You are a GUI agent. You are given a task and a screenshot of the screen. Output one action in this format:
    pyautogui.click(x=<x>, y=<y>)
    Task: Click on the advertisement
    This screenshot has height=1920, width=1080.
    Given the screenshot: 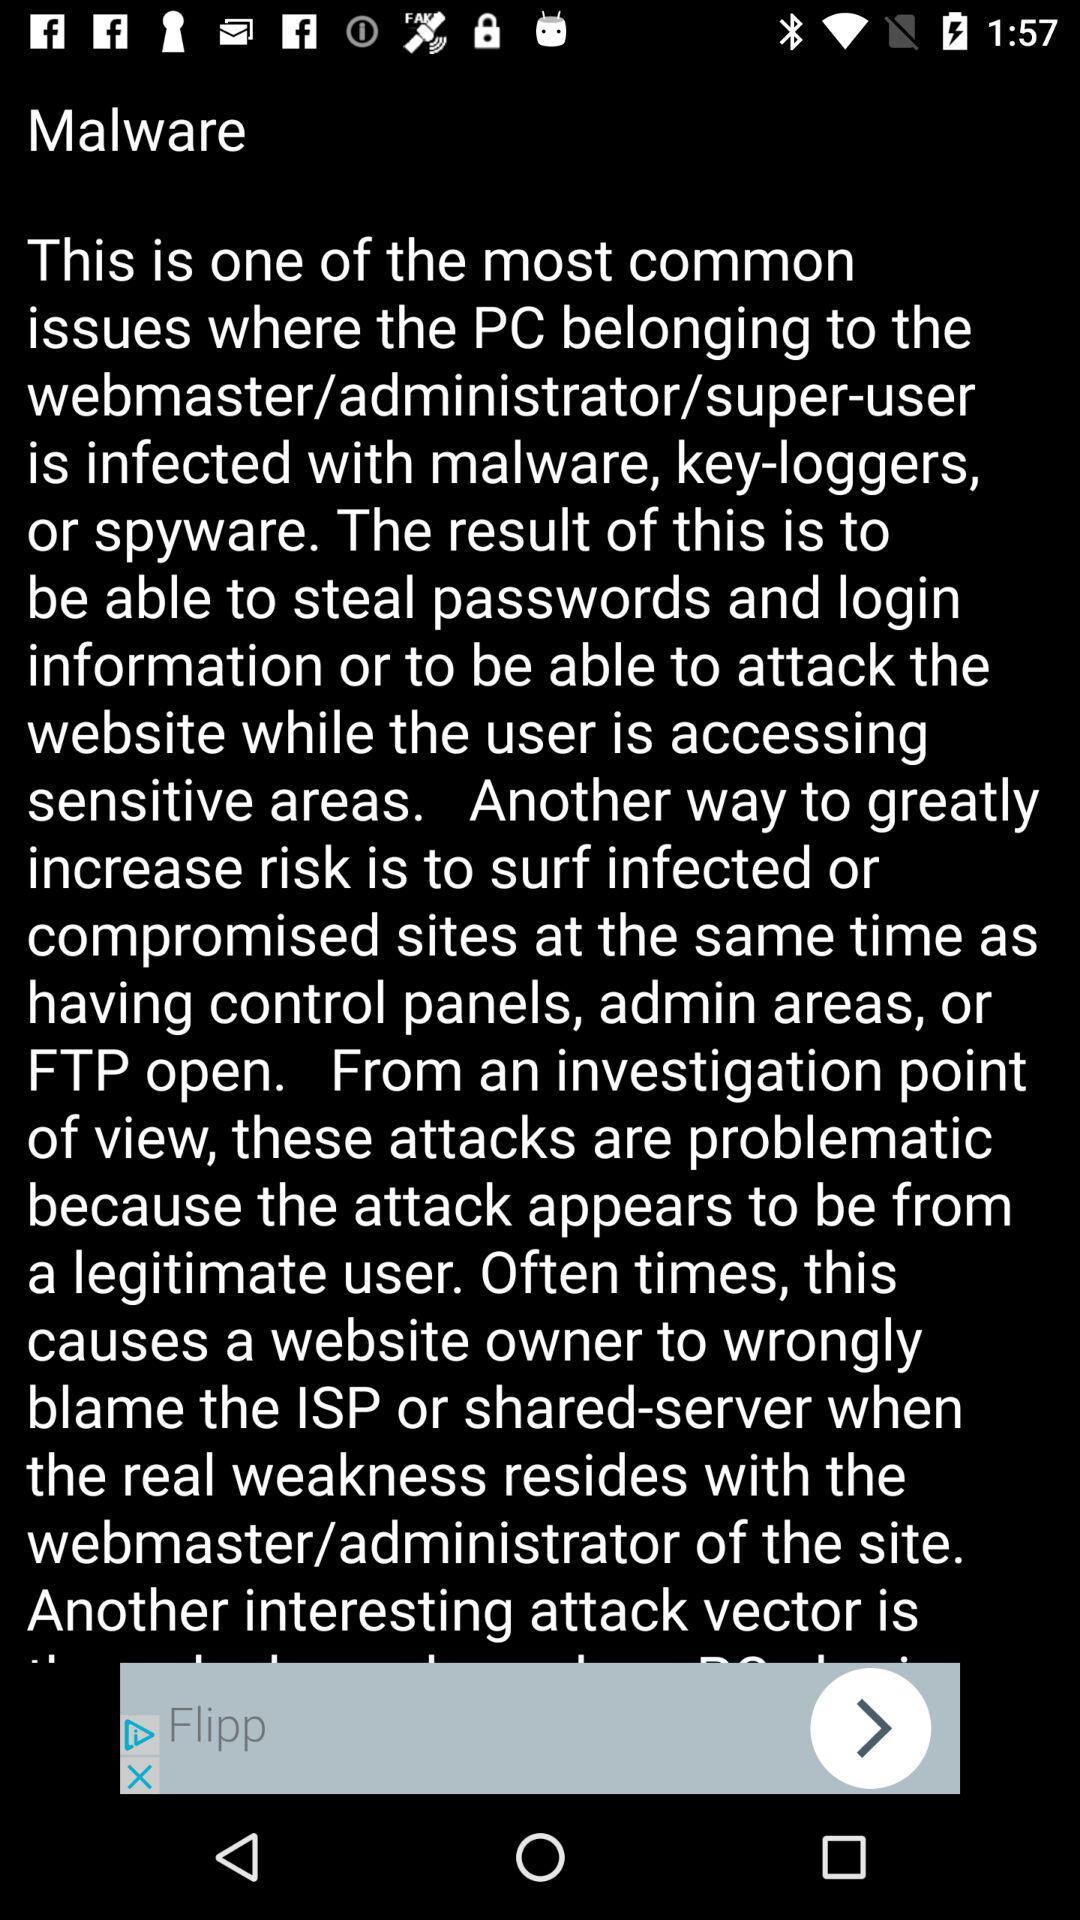 What is the action you would take?
    pyautogui.click(x=540, y=1727)
    